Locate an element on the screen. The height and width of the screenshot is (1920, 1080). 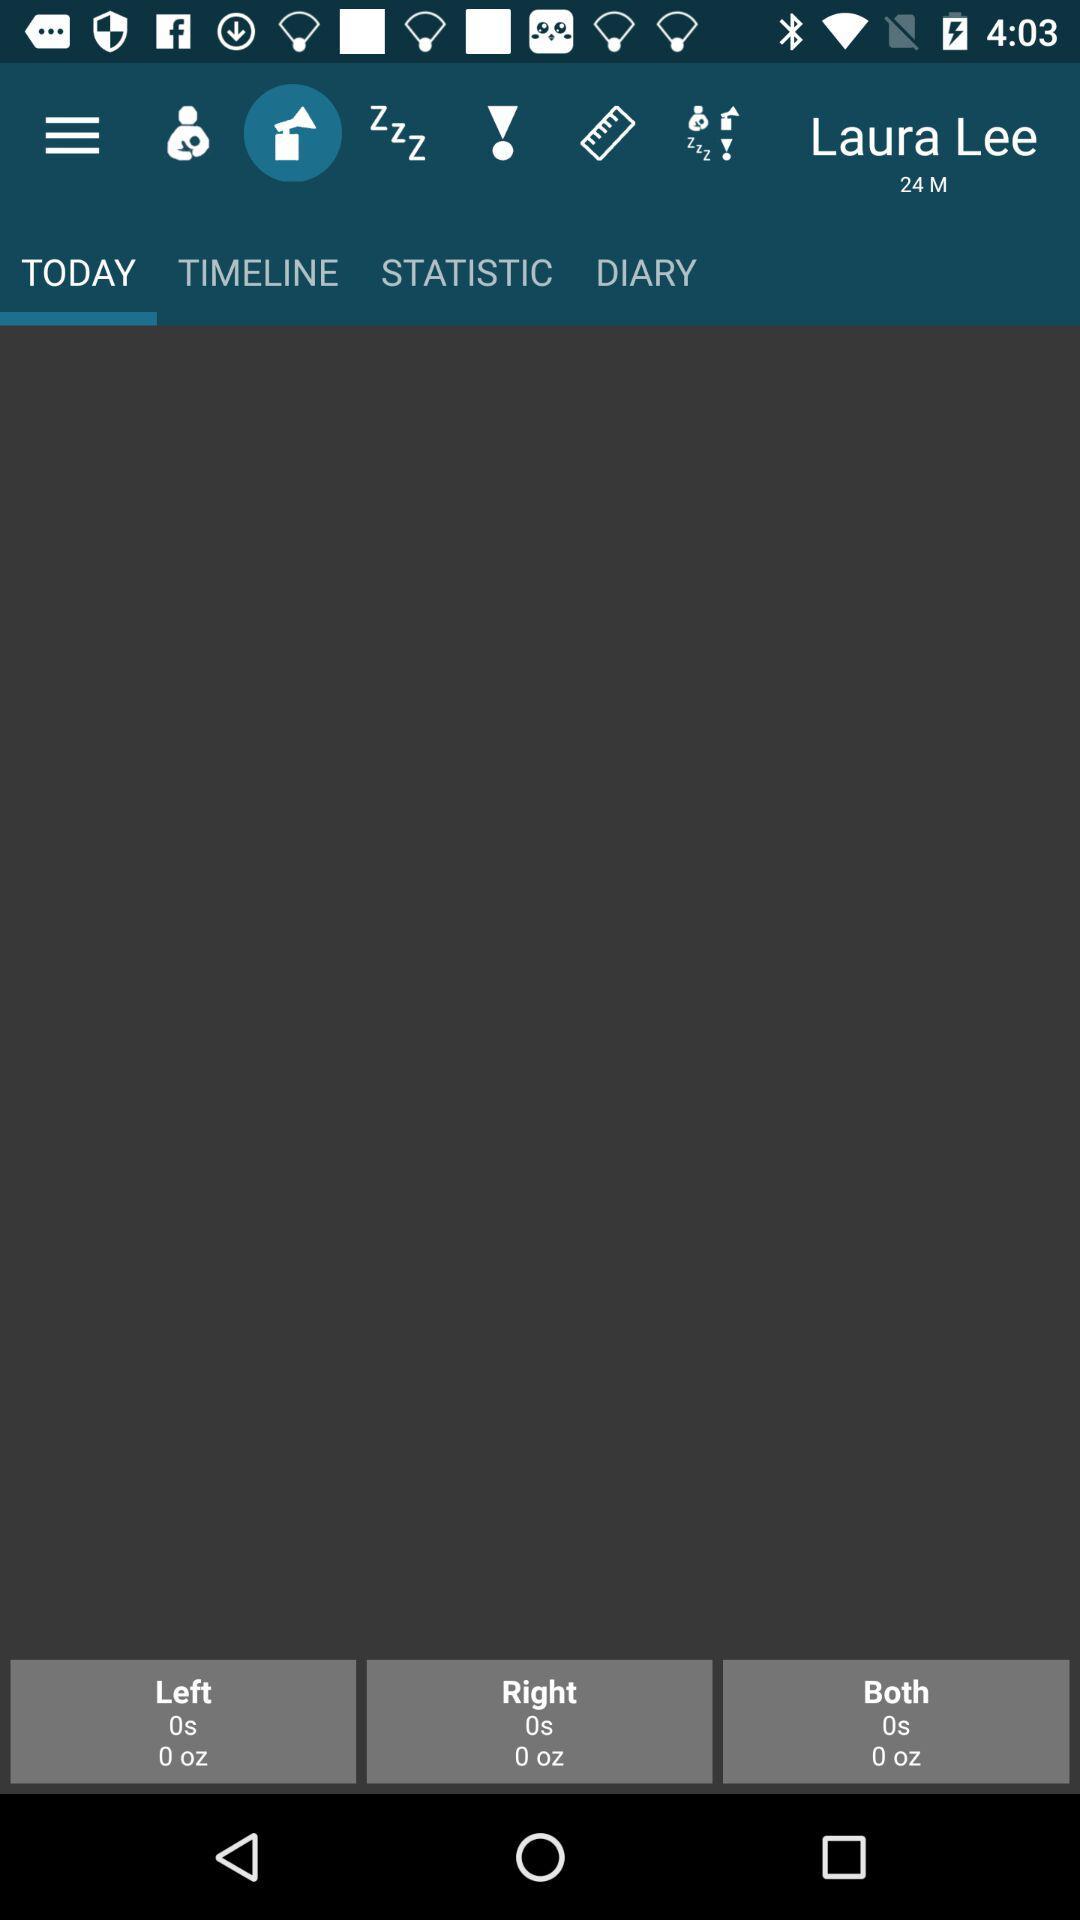
main body is located at coordinates (540, 1003).